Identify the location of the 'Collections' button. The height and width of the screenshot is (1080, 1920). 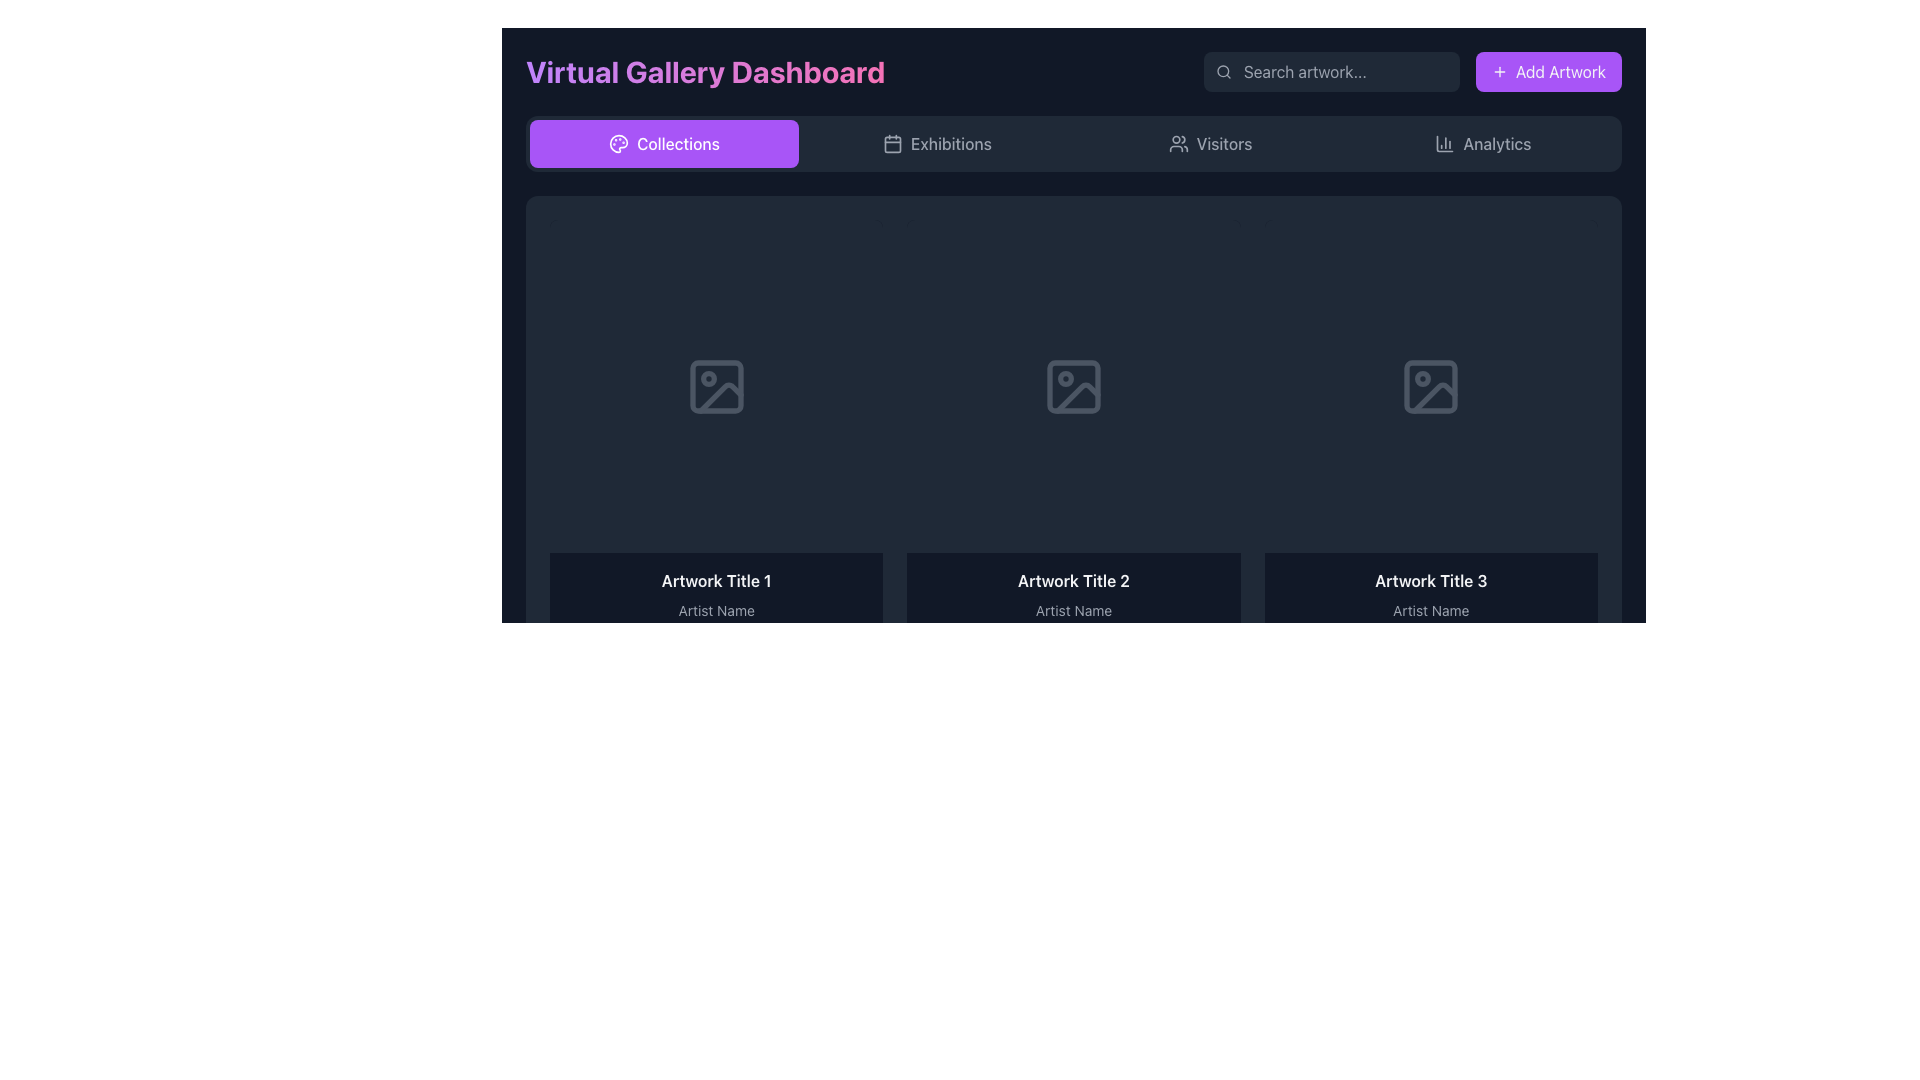
(664, 142).